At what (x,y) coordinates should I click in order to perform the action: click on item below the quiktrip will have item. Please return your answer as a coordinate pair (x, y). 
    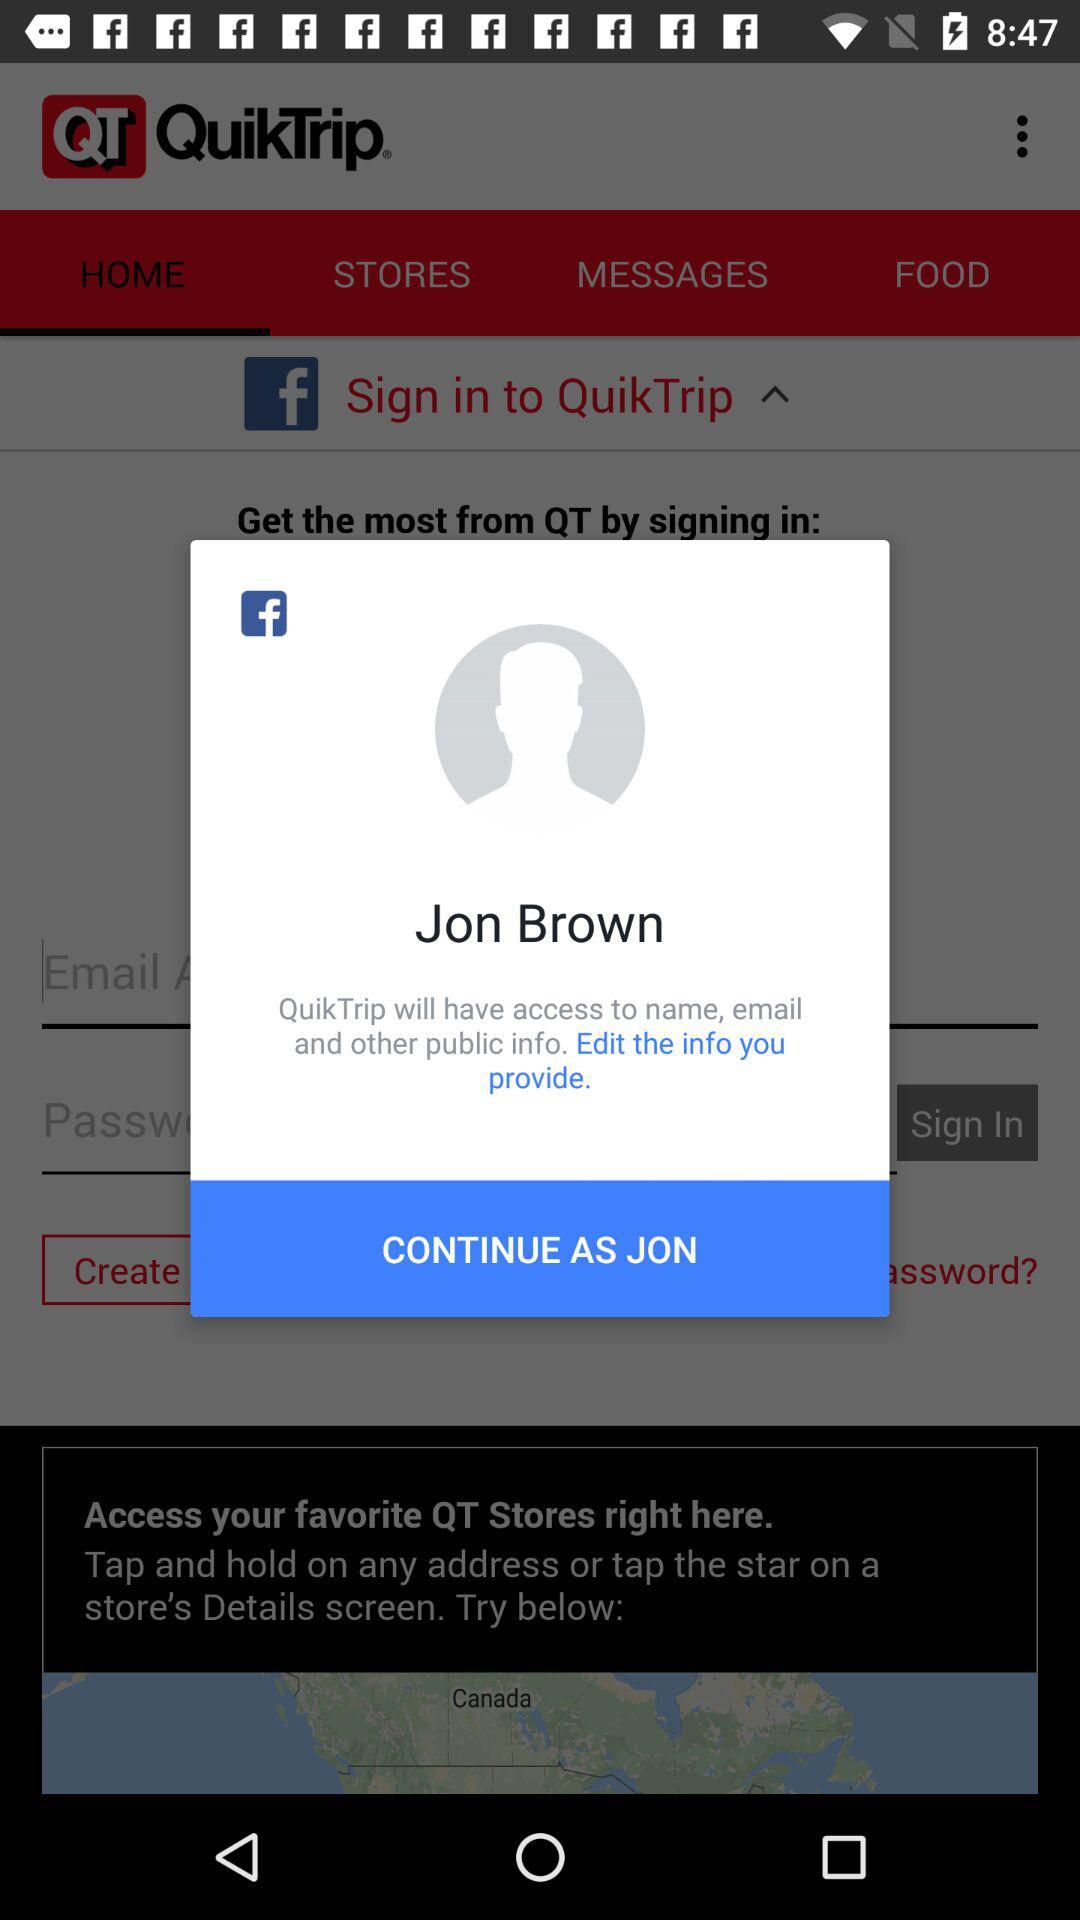
    Looking at the image, I should click on (540, 1247).